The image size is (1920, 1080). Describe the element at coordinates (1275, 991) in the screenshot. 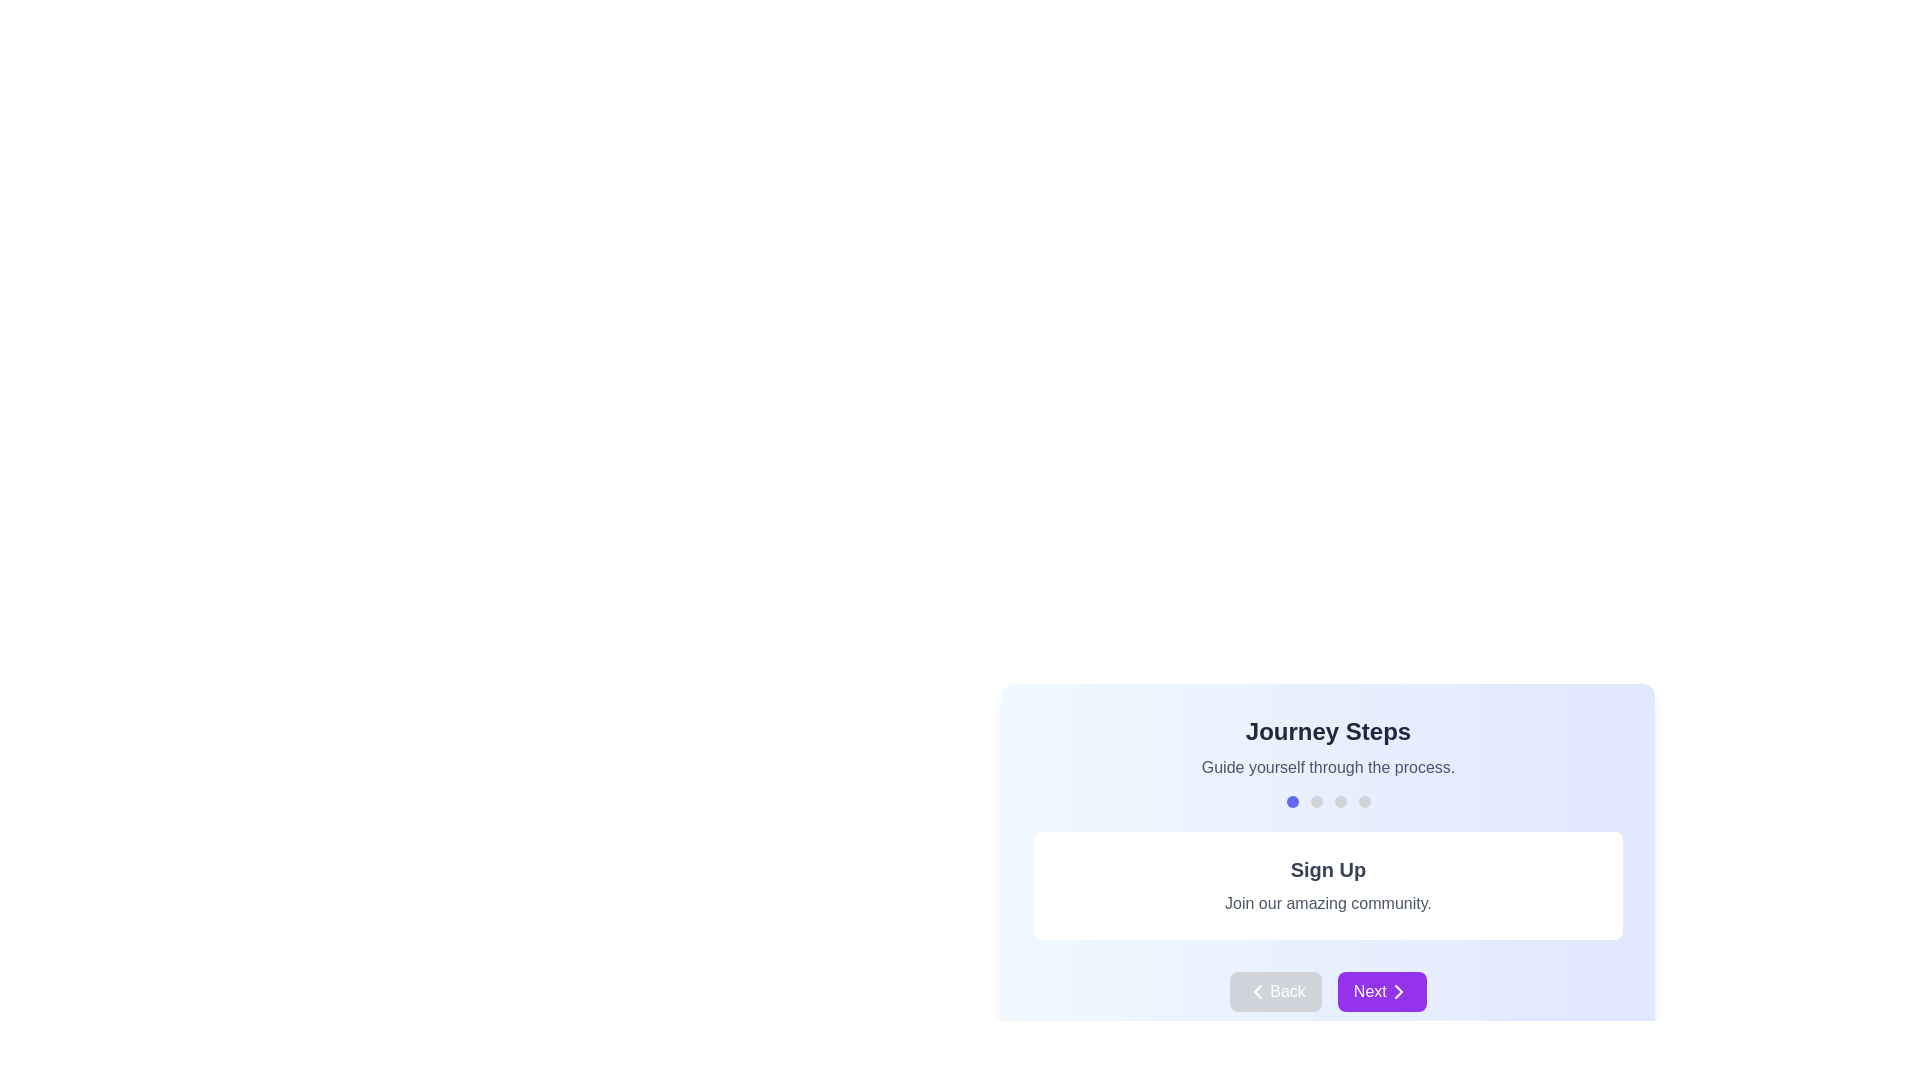

I see `the 'Back' button located near the bottom of the interface` at that location.